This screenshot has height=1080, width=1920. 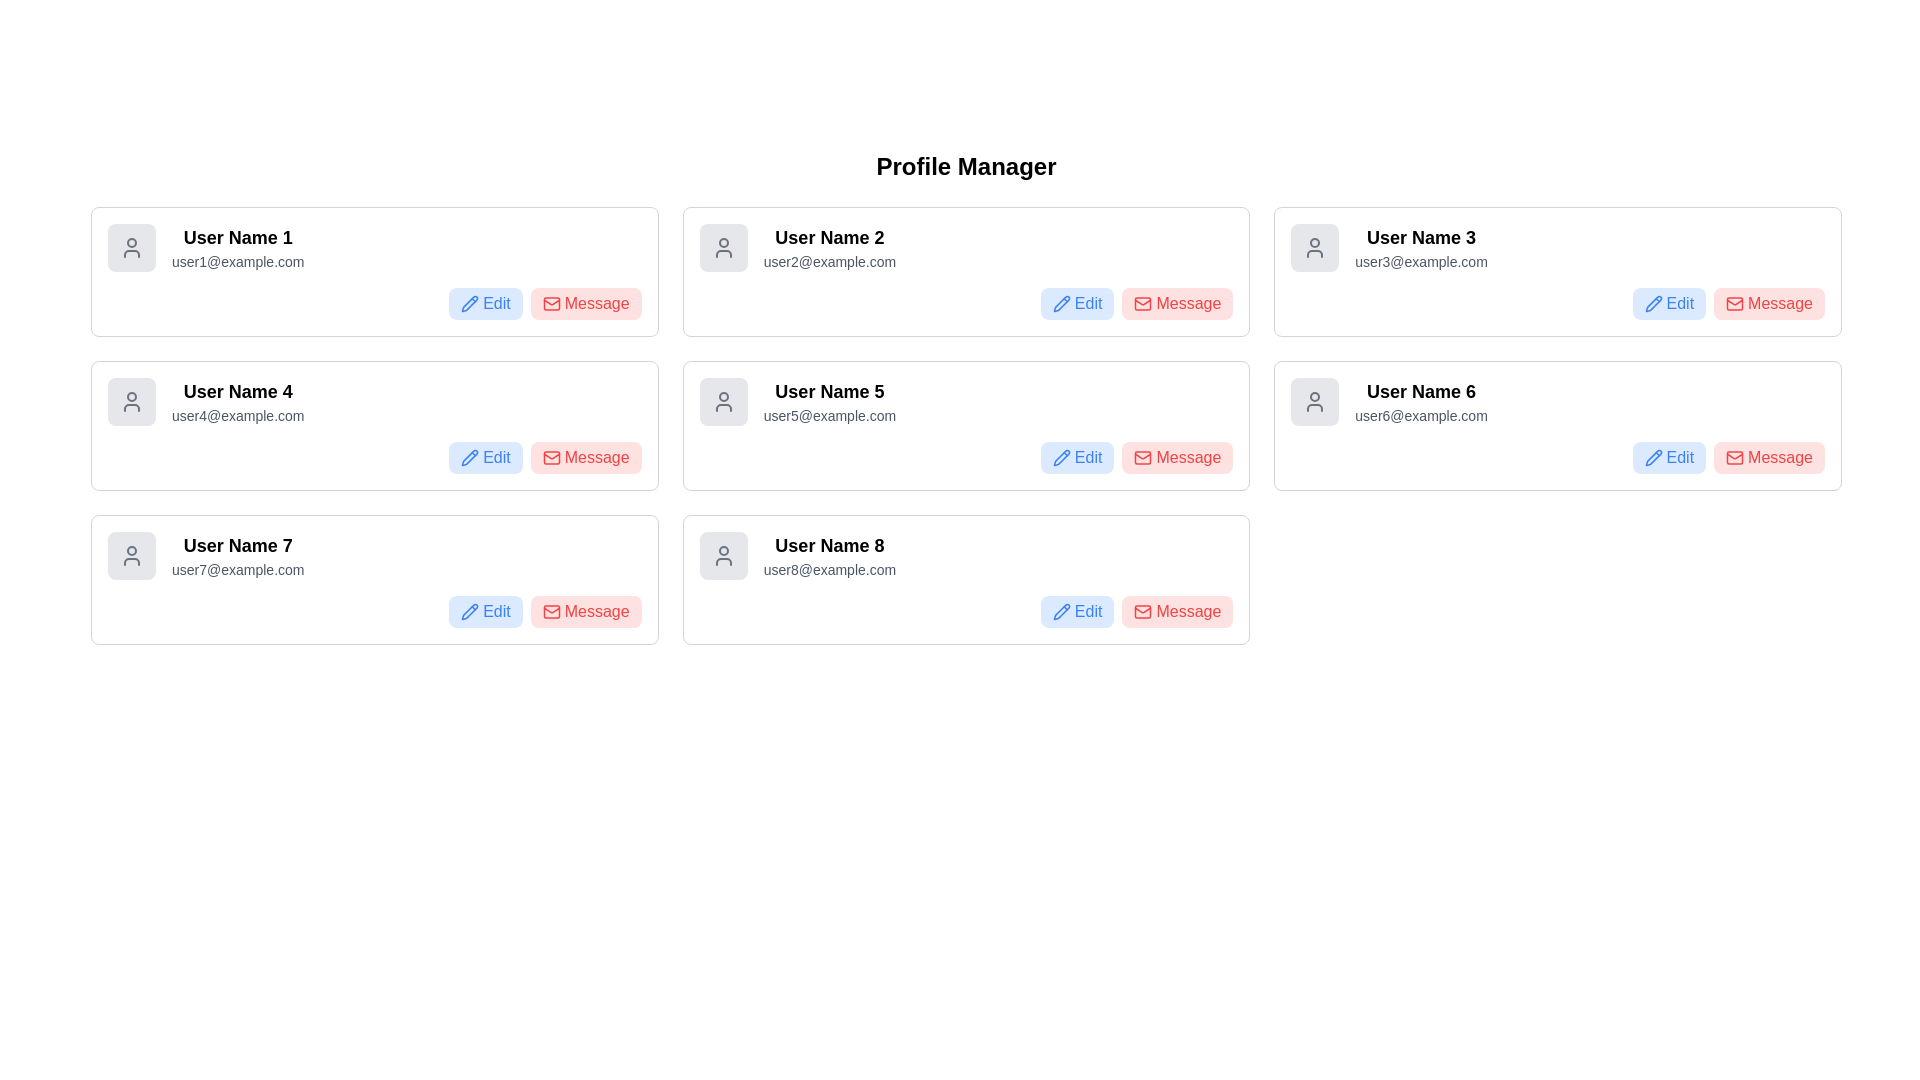 What do you see at coordinates (496, 304) in the screenshot?
I see `the 'Edit' text label within the button that indicates editing the profile details for 'User Name 1'` at bounding box center [496, 304].